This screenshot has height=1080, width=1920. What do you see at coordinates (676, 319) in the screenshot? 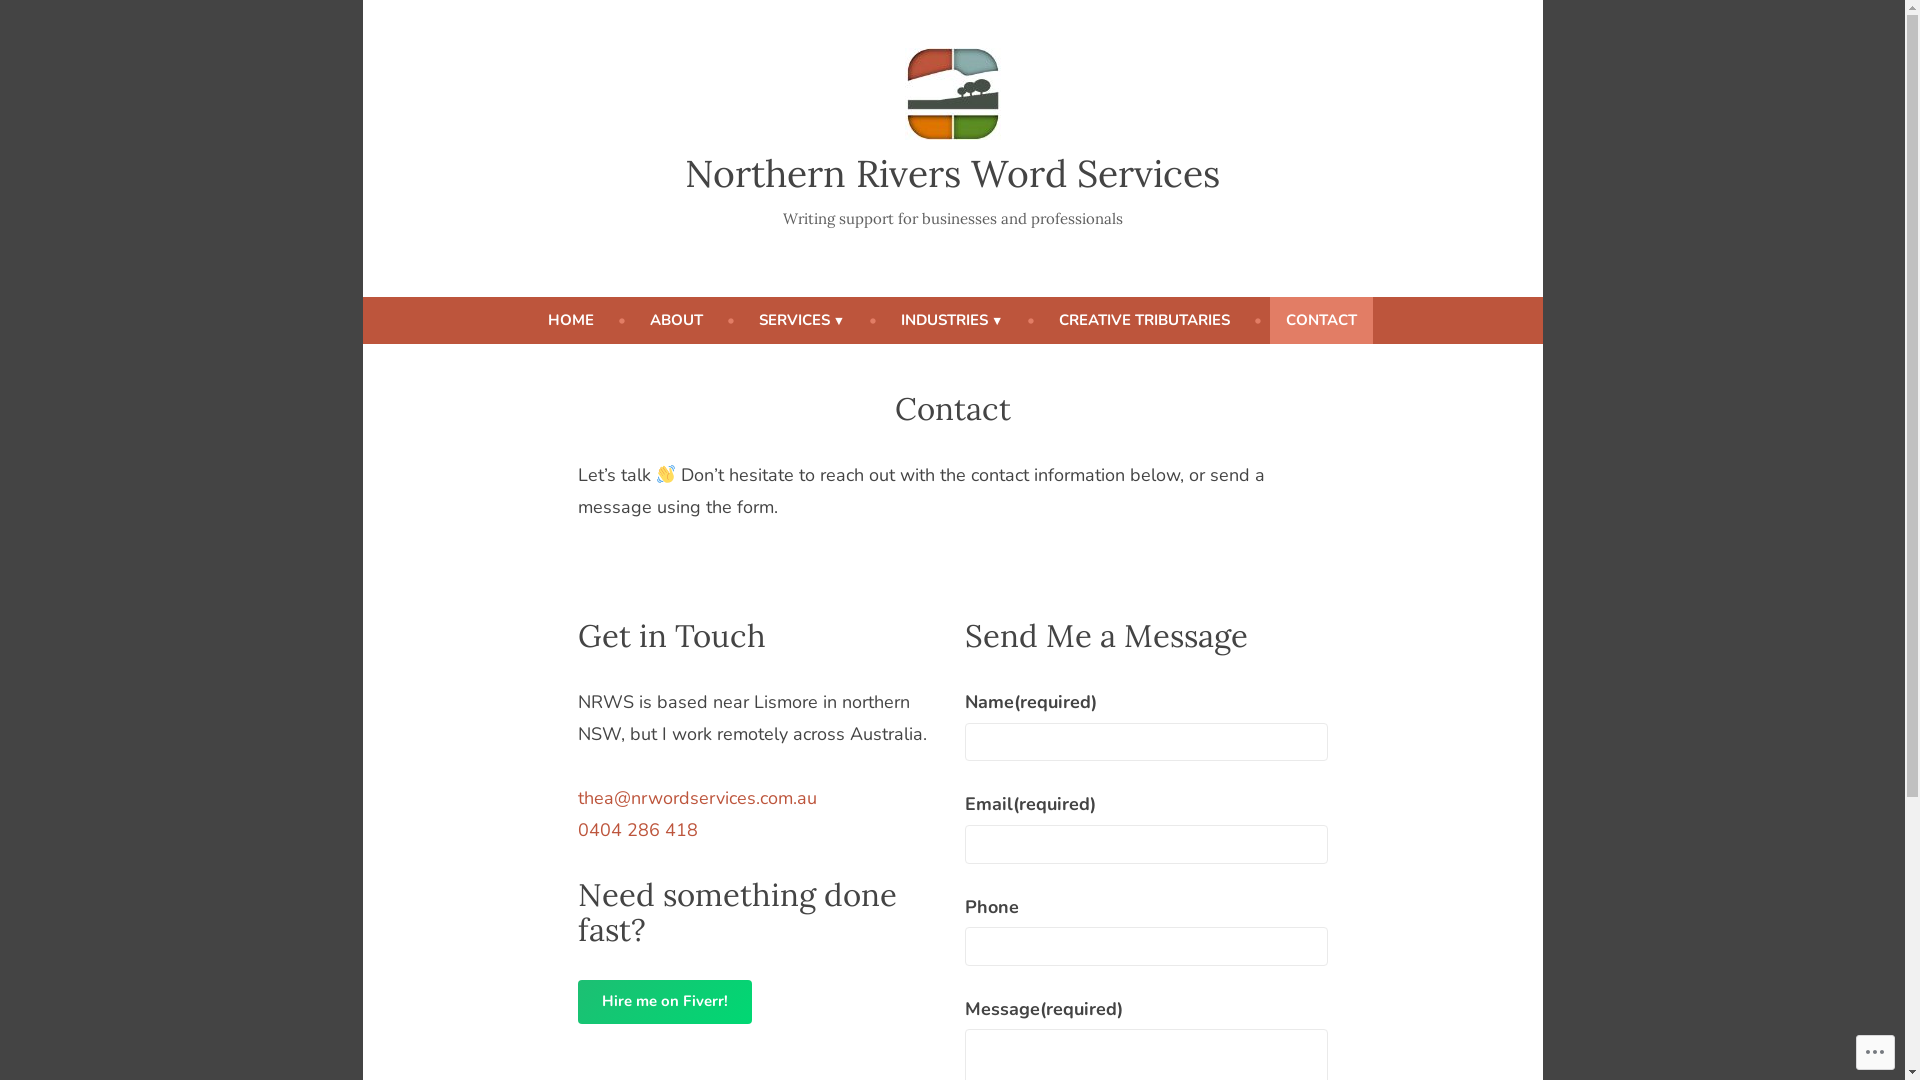
I see `'ABOUT'` at bounding box center [676, 319].